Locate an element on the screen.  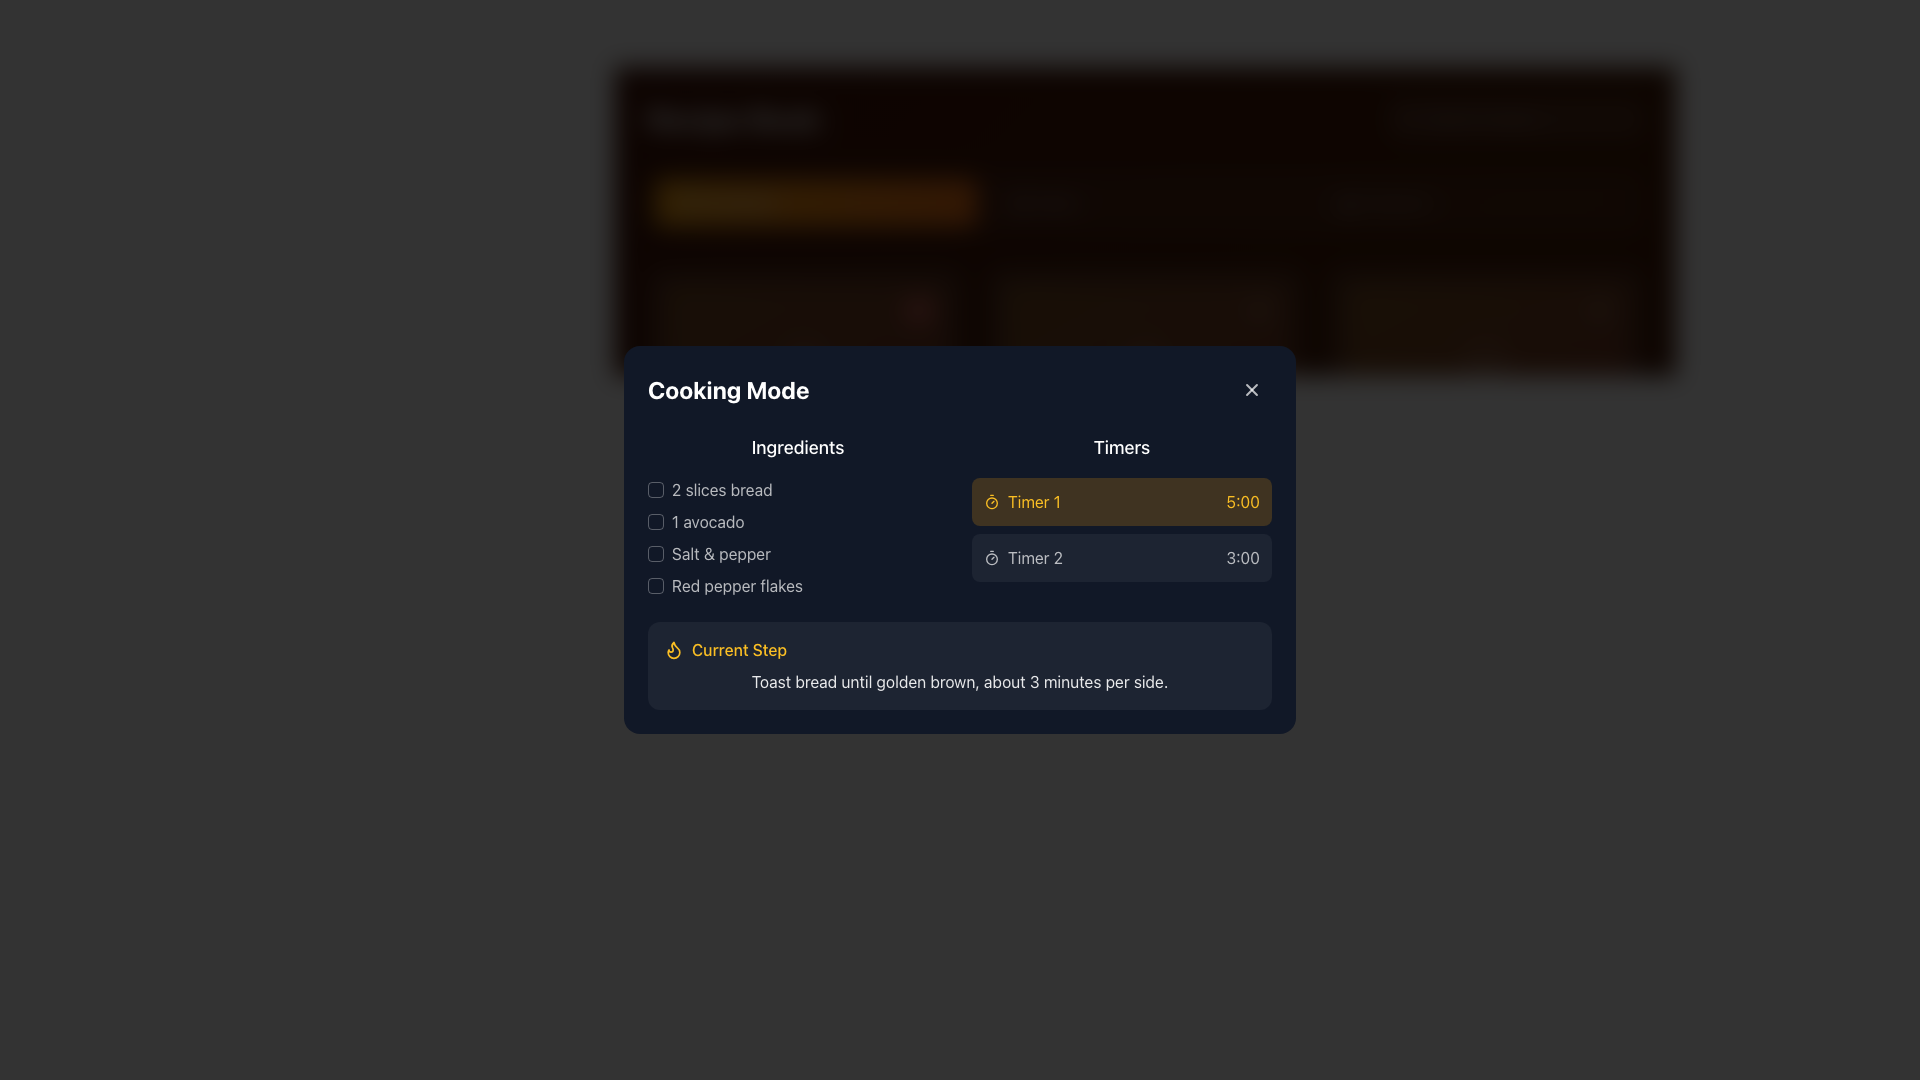
the interactive button with a rounded border and a '+' icon, located at the top-right corner of the 'Cooking Mode' panel is located at coordinates (1251, 389).